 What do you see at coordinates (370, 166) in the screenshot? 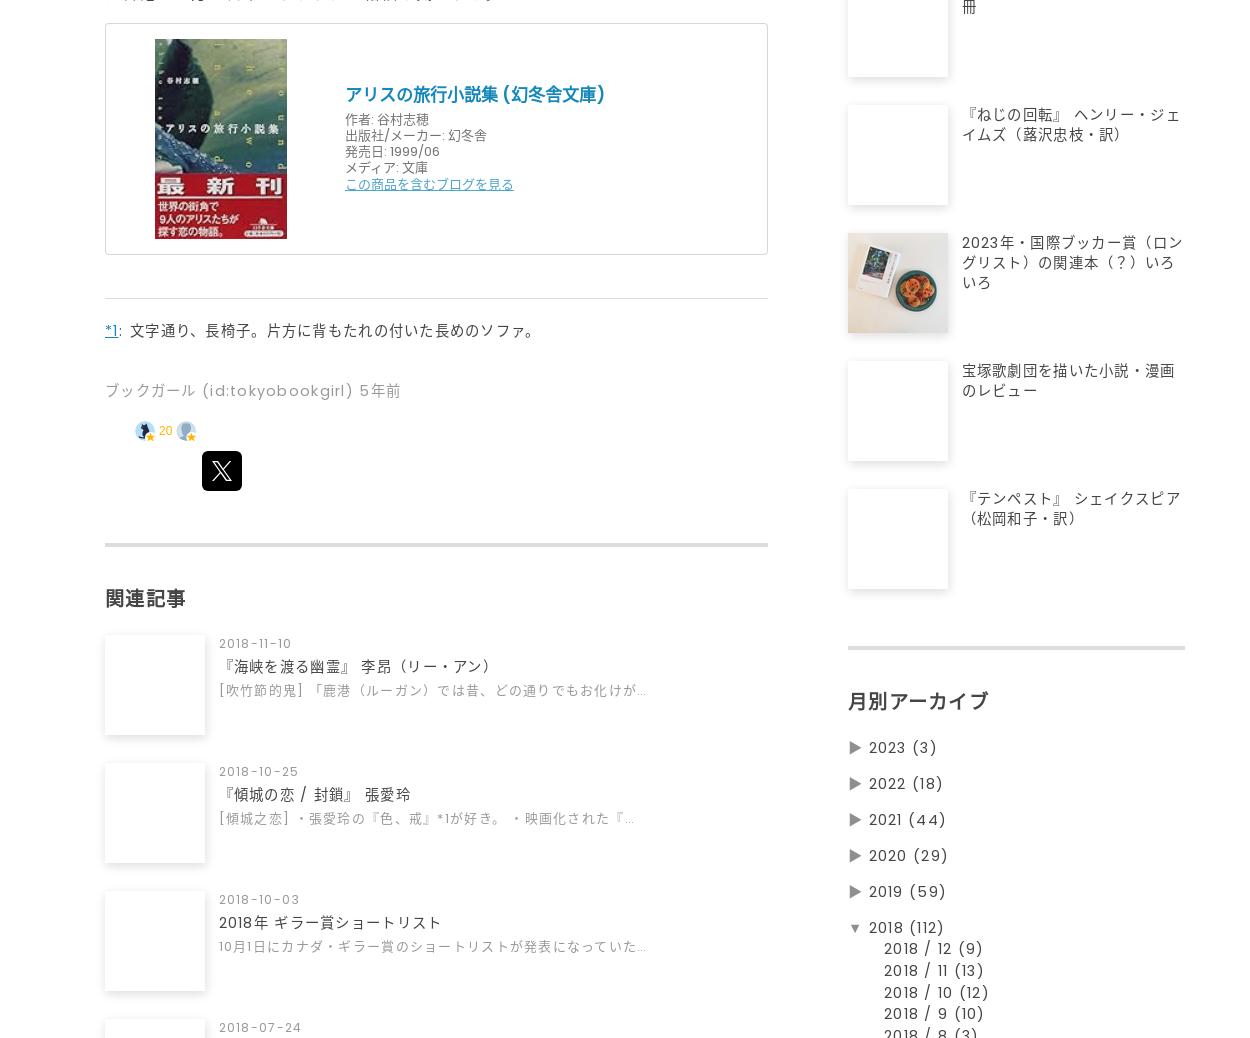
I see `'メディア:'` at bounding box center [370, 166].